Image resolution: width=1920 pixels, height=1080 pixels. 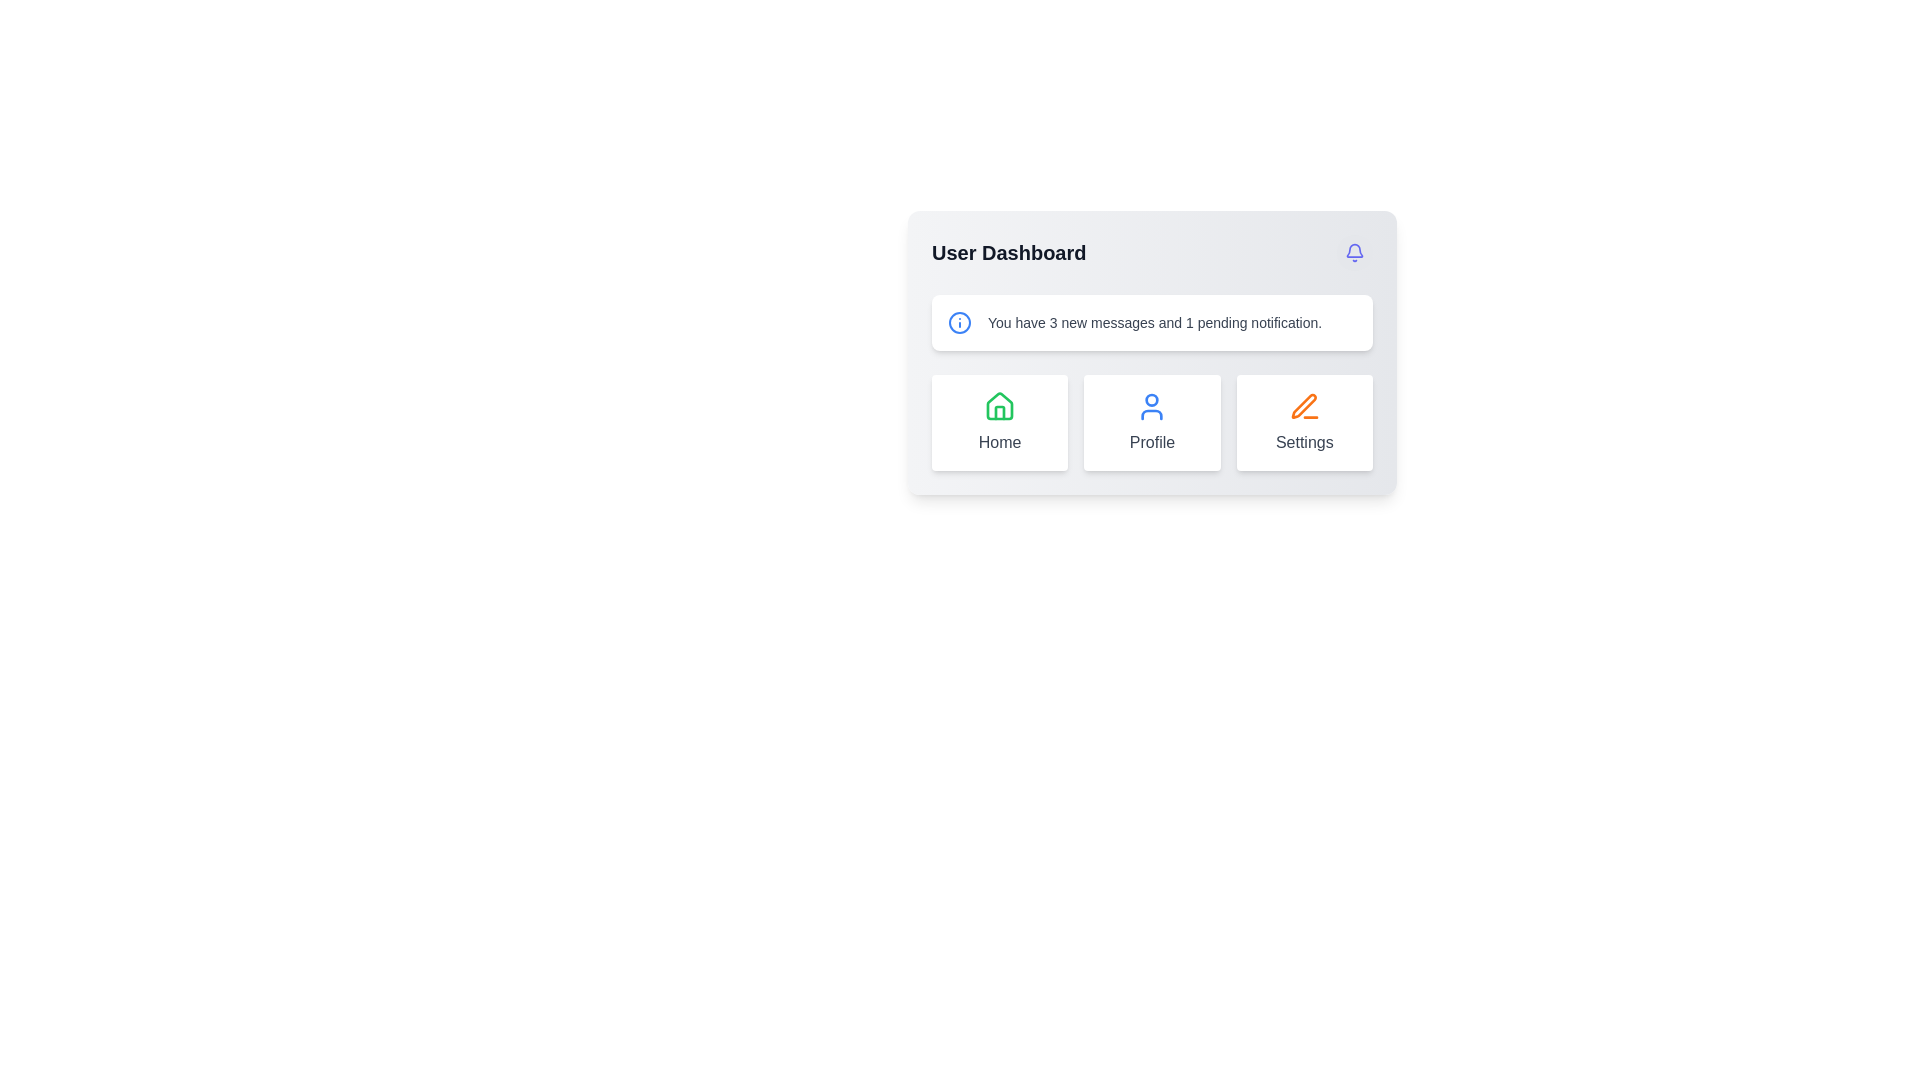 What do you see at coordinates (1354, 252) in the screenshot?
I see `the notification icon button located at the top-right corner of the dashboard to visualize hover effects` at bounding box center [1354, 252].